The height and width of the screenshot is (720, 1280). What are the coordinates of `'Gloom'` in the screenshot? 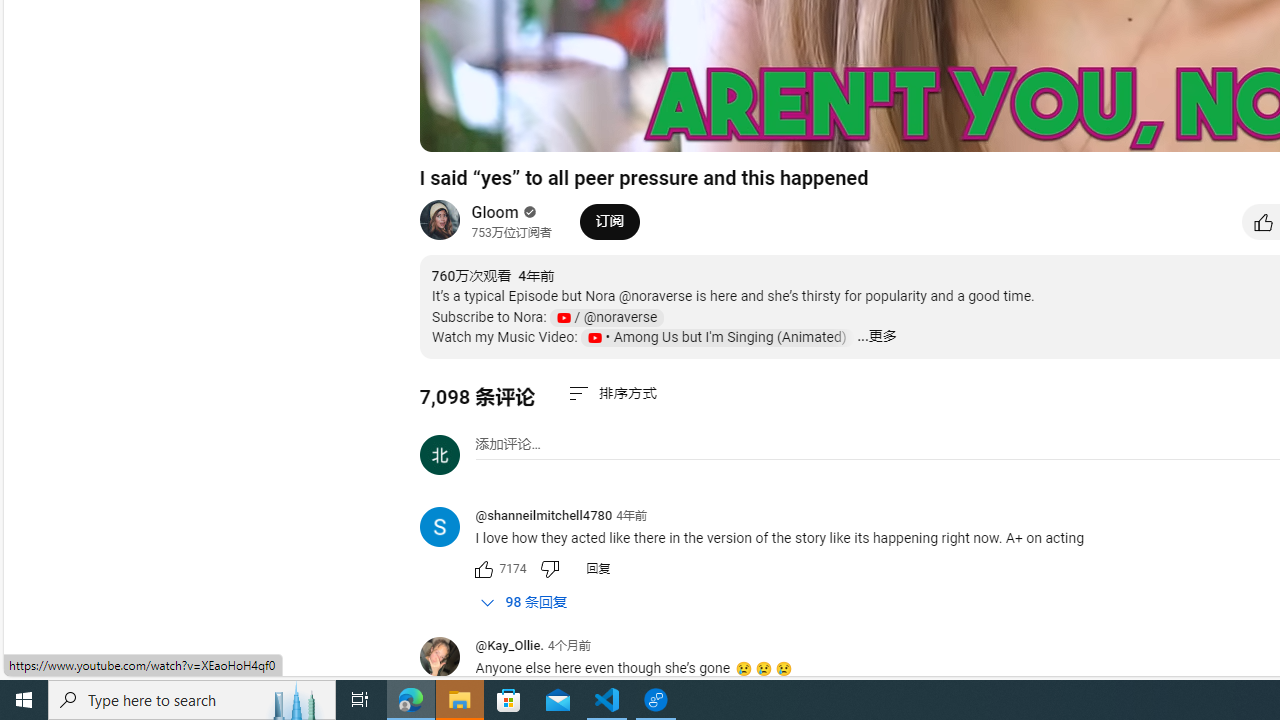 It's located at (496, 212).